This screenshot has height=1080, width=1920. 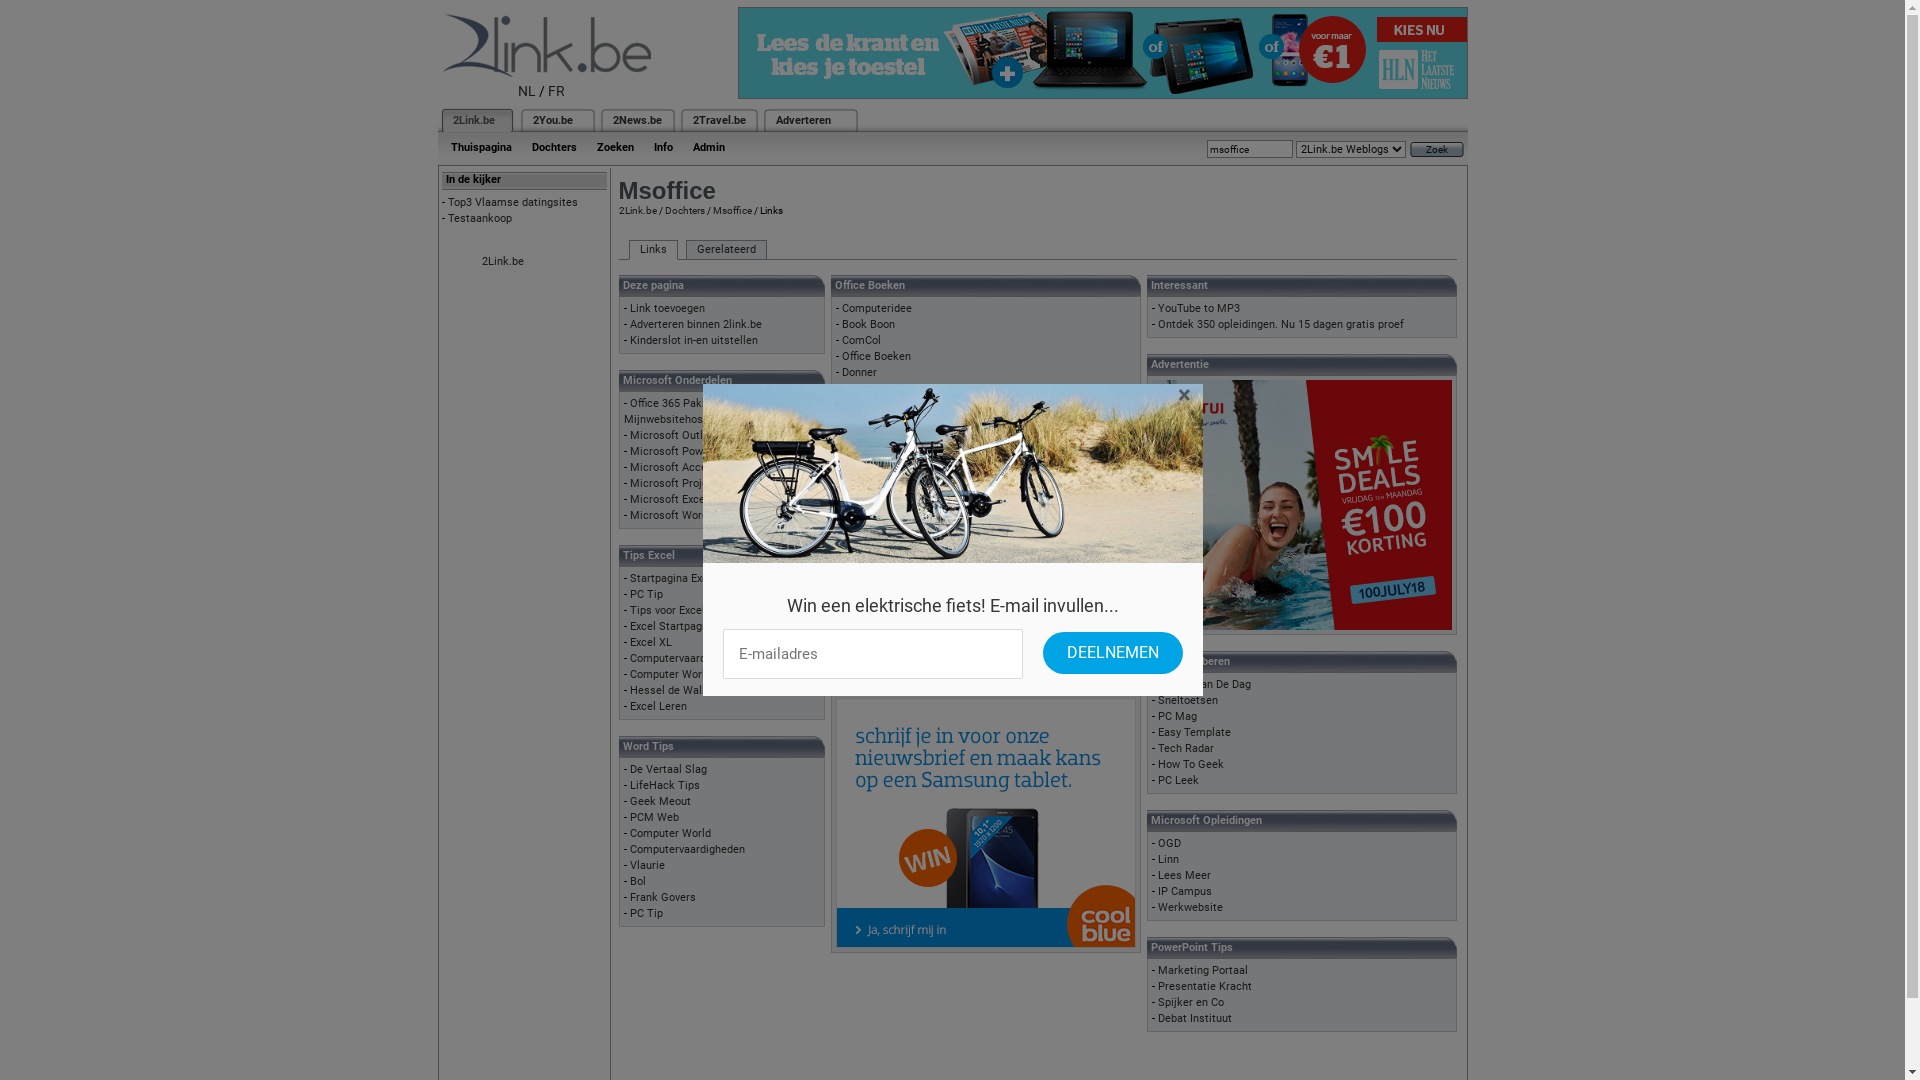 What do you see at coordinates (1435, 148) in the screenshot?
I see `'Zoek'` at bounding box center [1435, 148].